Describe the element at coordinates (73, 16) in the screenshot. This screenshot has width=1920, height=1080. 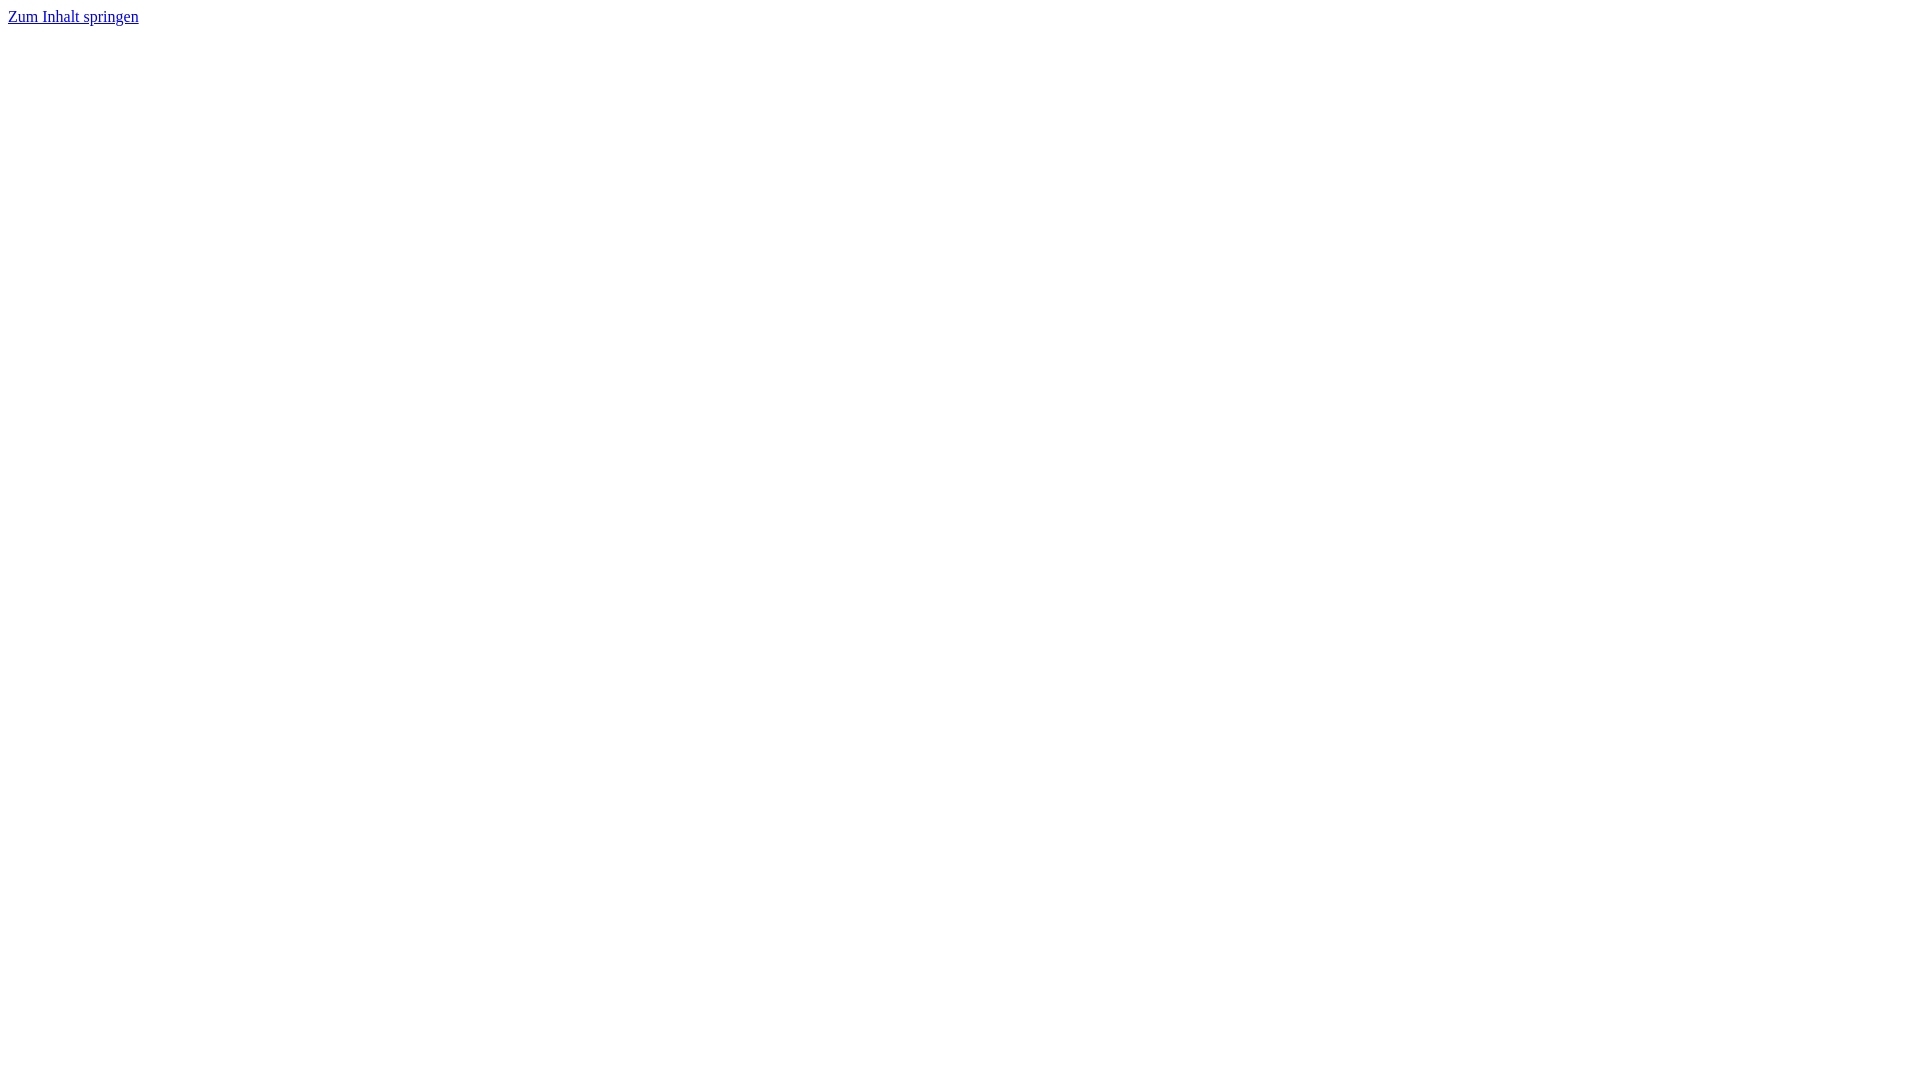
I see `'Zum Inhalt springen'` at that location.